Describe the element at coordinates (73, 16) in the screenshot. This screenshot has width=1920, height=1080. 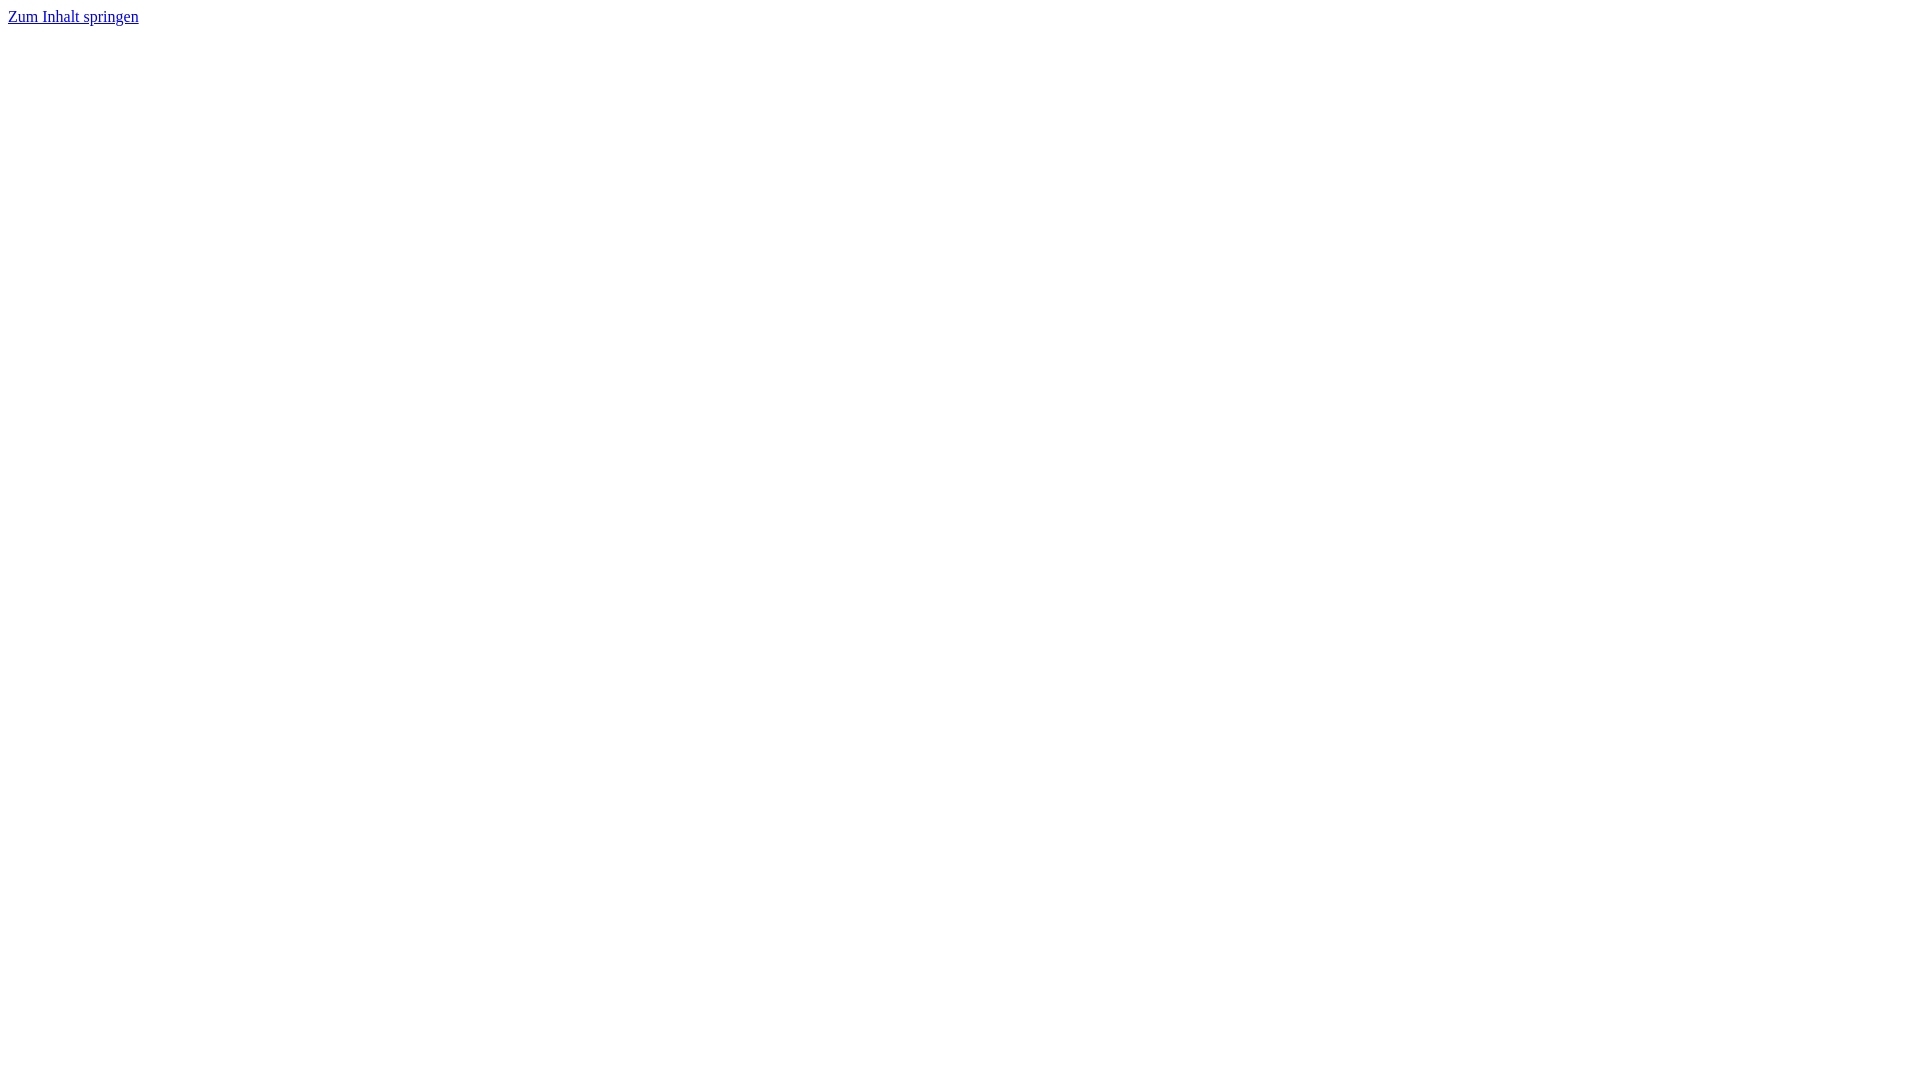
I see `'Zum Inhalt springen'` at that location.